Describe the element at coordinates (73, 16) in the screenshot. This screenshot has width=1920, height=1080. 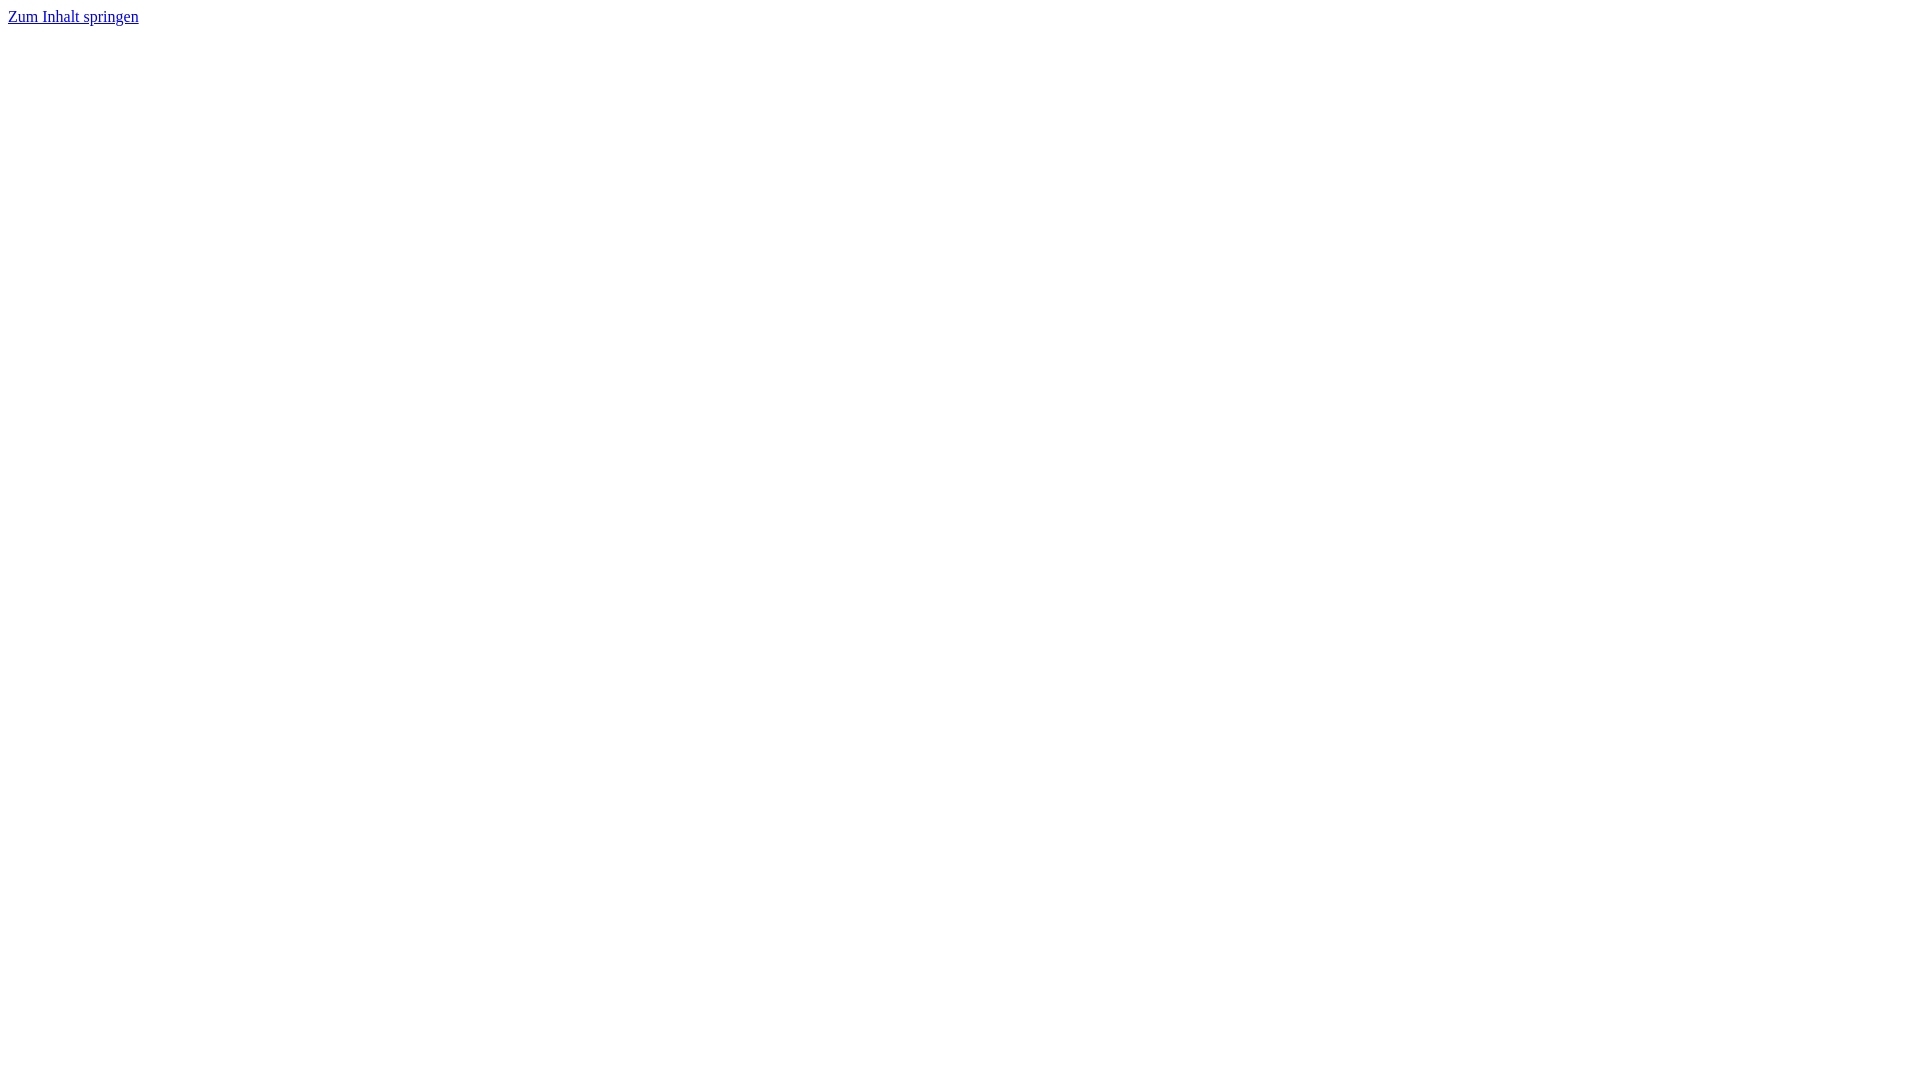
I see `'Zum Inhalt springen'` at that location.